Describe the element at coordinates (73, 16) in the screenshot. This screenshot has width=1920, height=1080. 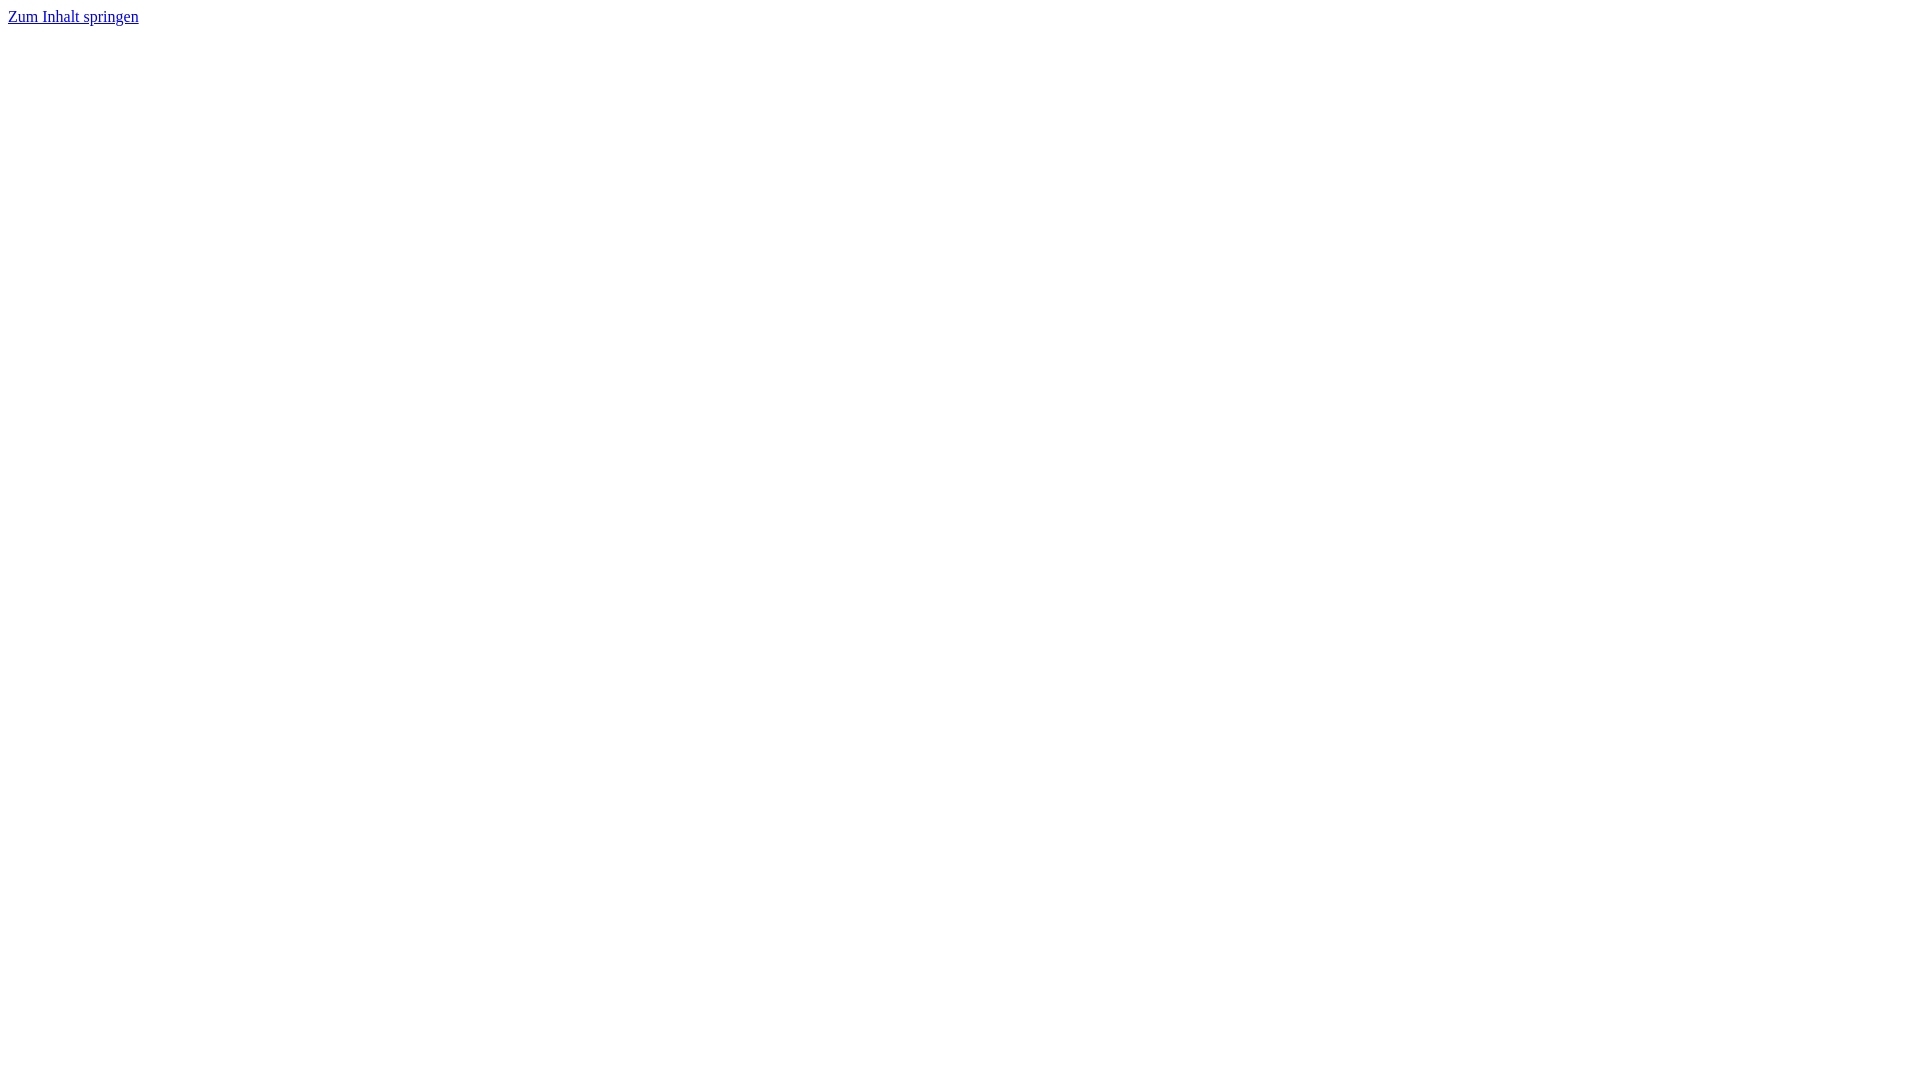
I see `'Zum Inhalt springen'` at that location.